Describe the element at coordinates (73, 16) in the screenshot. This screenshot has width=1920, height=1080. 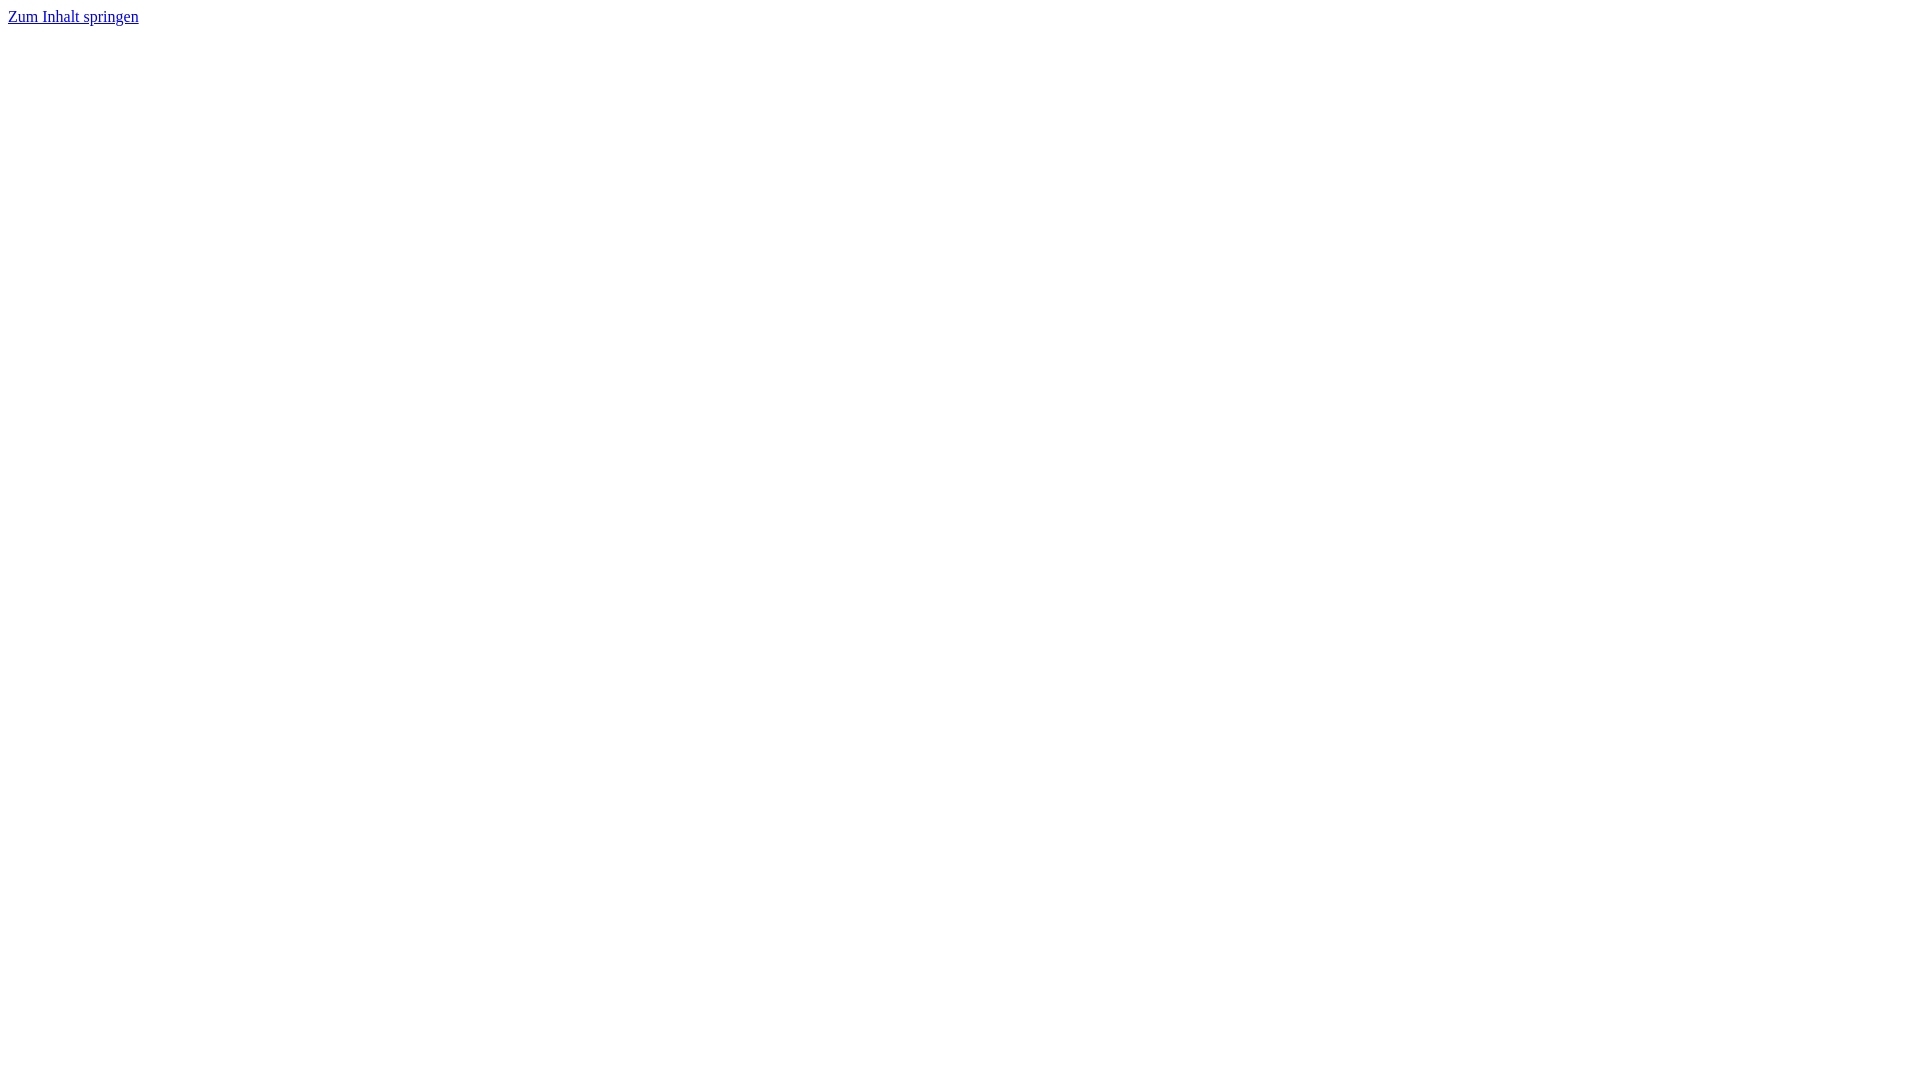
I see `'Zum Inhalt springen'` at that location.